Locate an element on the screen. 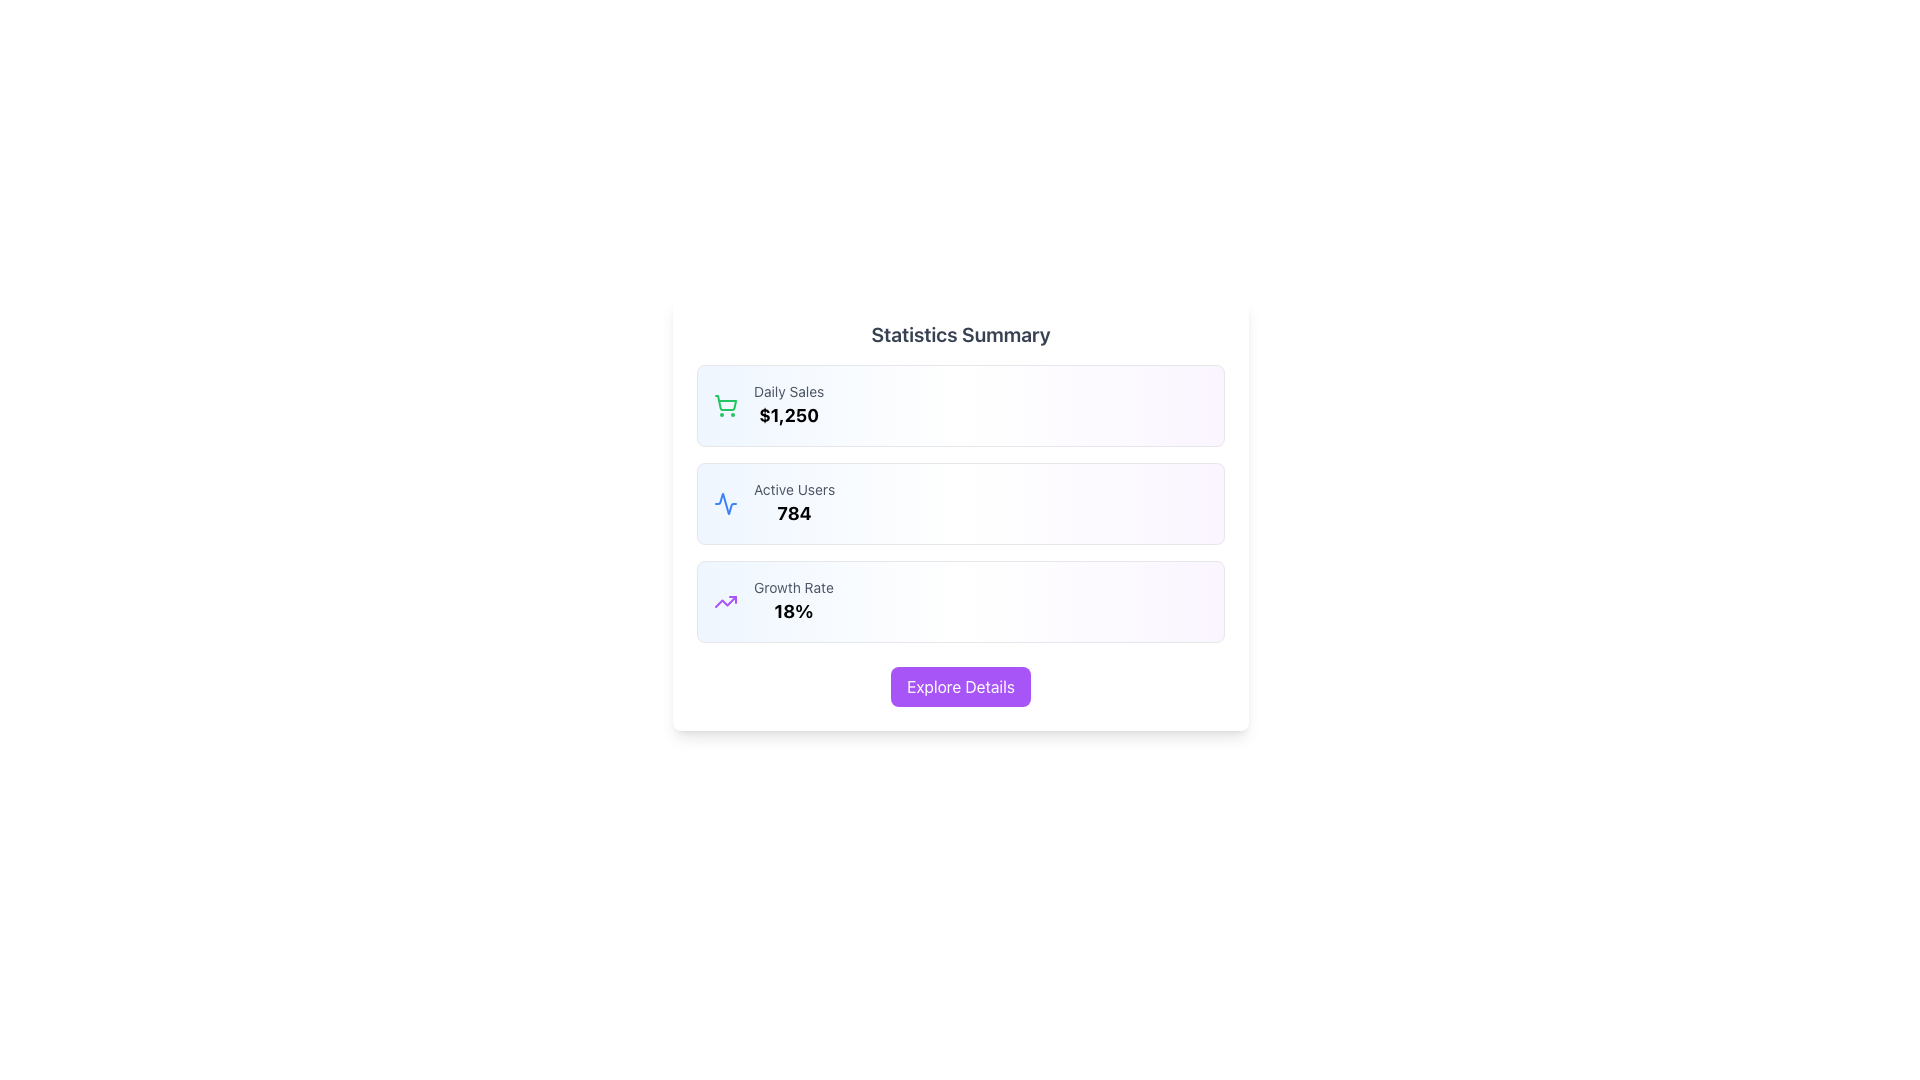 Image resolution: width=1920 pixels, height=1080 pixels. the blue zigzag line icon representing activity, located to the left of the 'Active Users' text in the summary card displaying '784' is located at coordinates (724, 503).